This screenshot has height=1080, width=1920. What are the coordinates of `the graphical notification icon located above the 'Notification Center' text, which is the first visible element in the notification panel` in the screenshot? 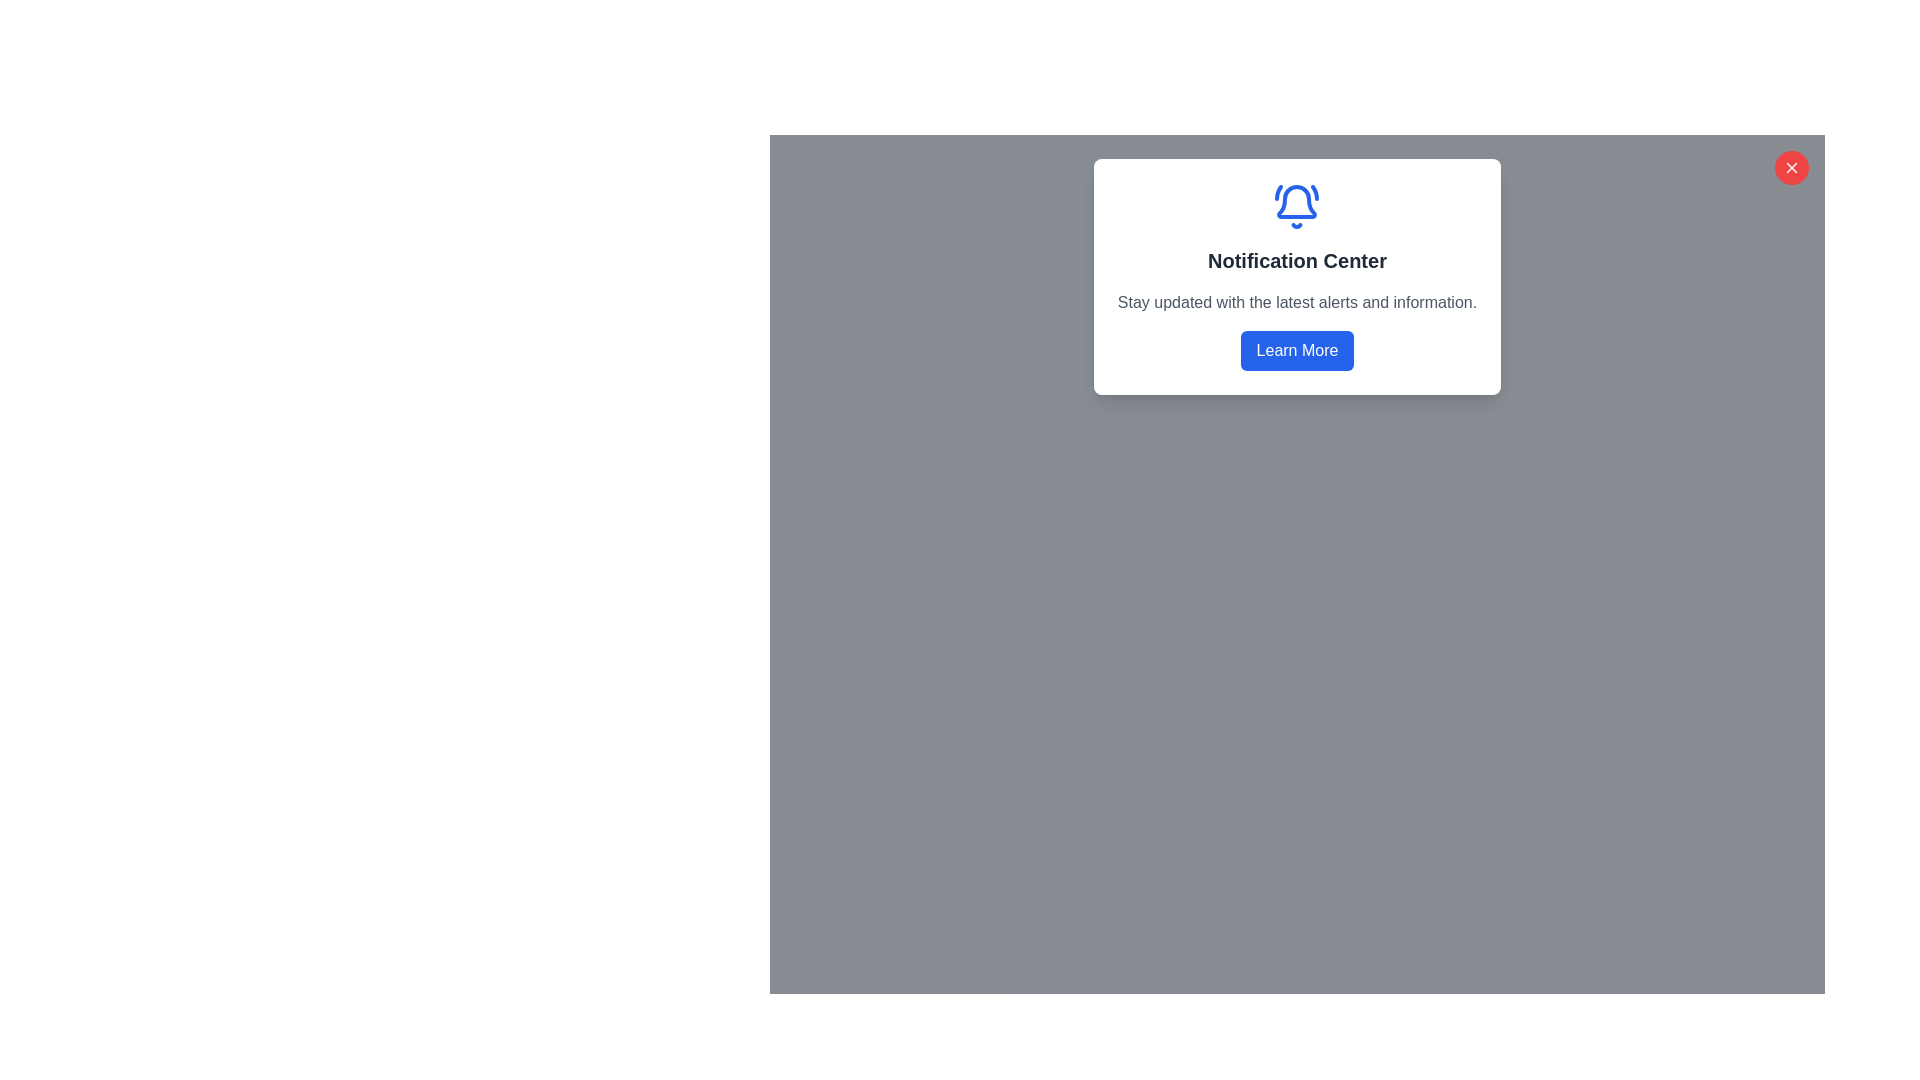 It's located at (1297, 207).